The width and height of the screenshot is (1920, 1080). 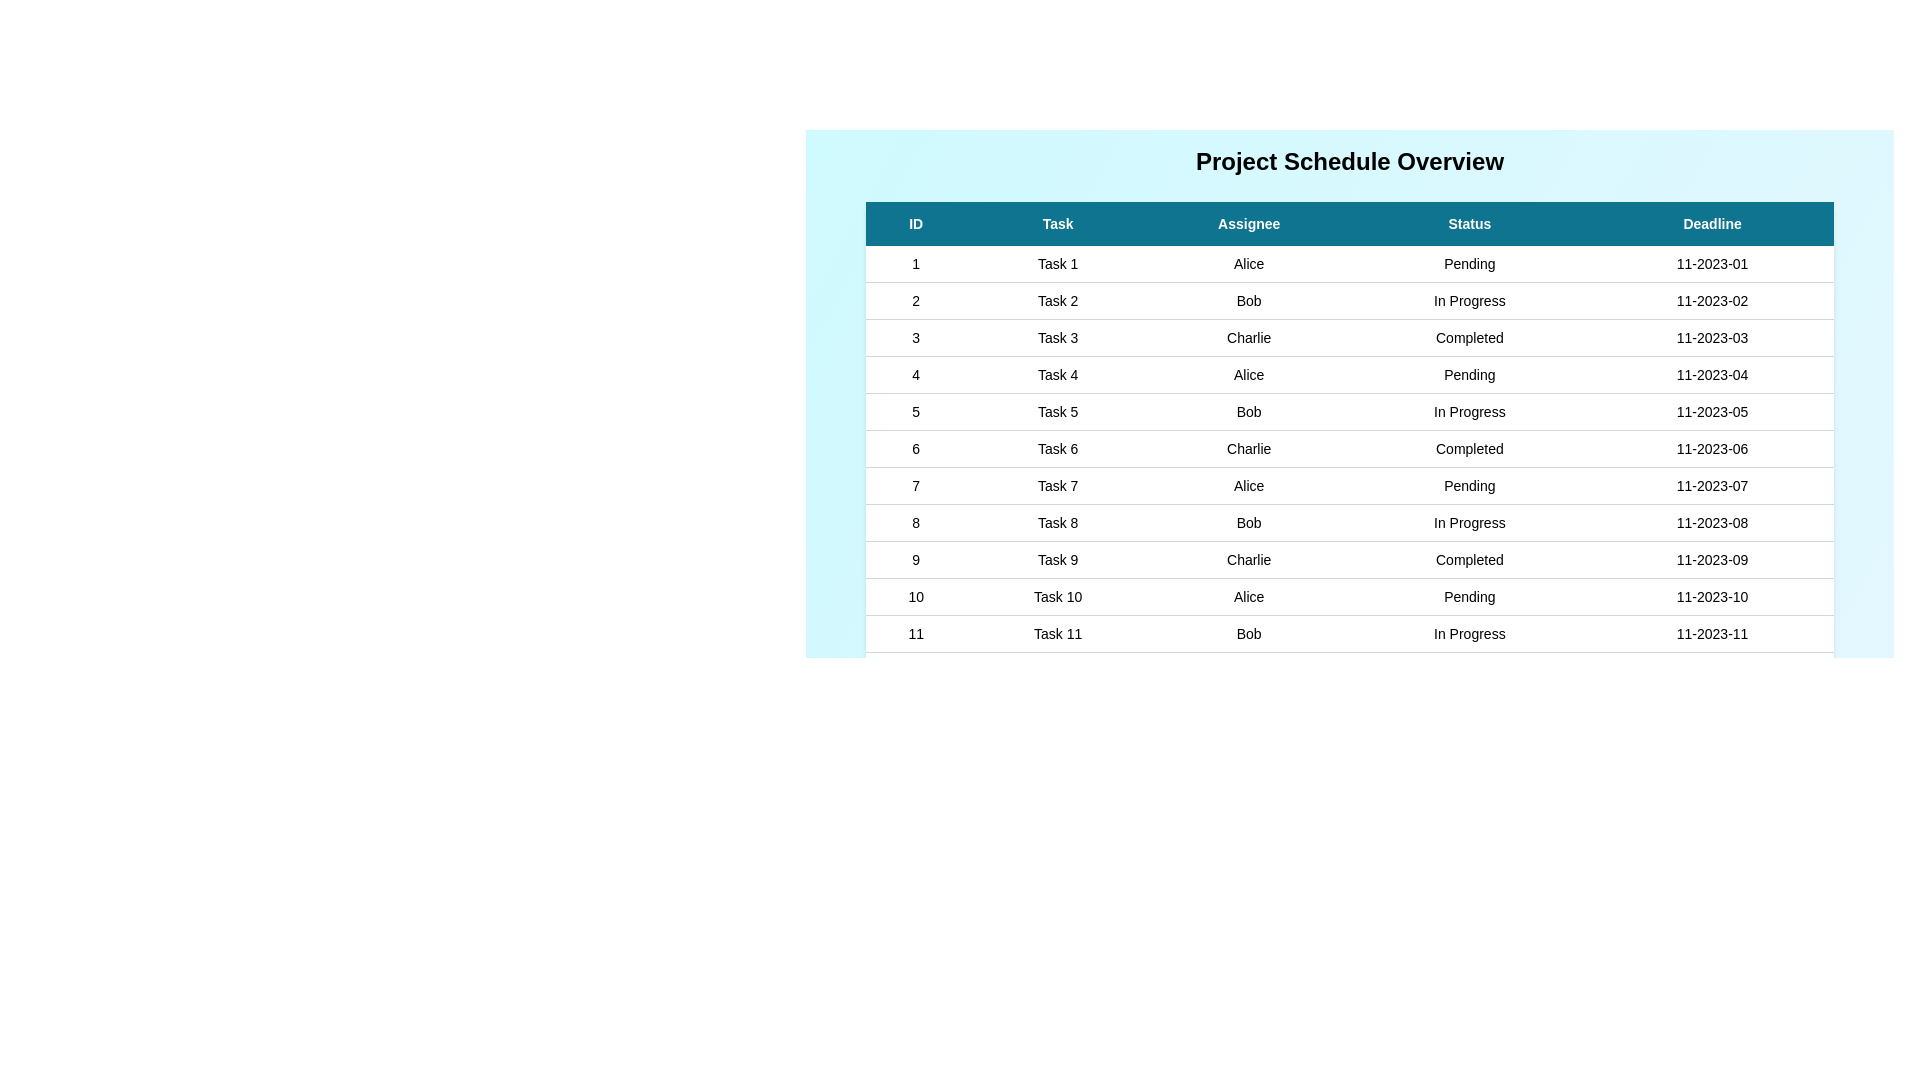 I want to click on the header of the column ID to sort the table by that column, so click(x=915, y=223).